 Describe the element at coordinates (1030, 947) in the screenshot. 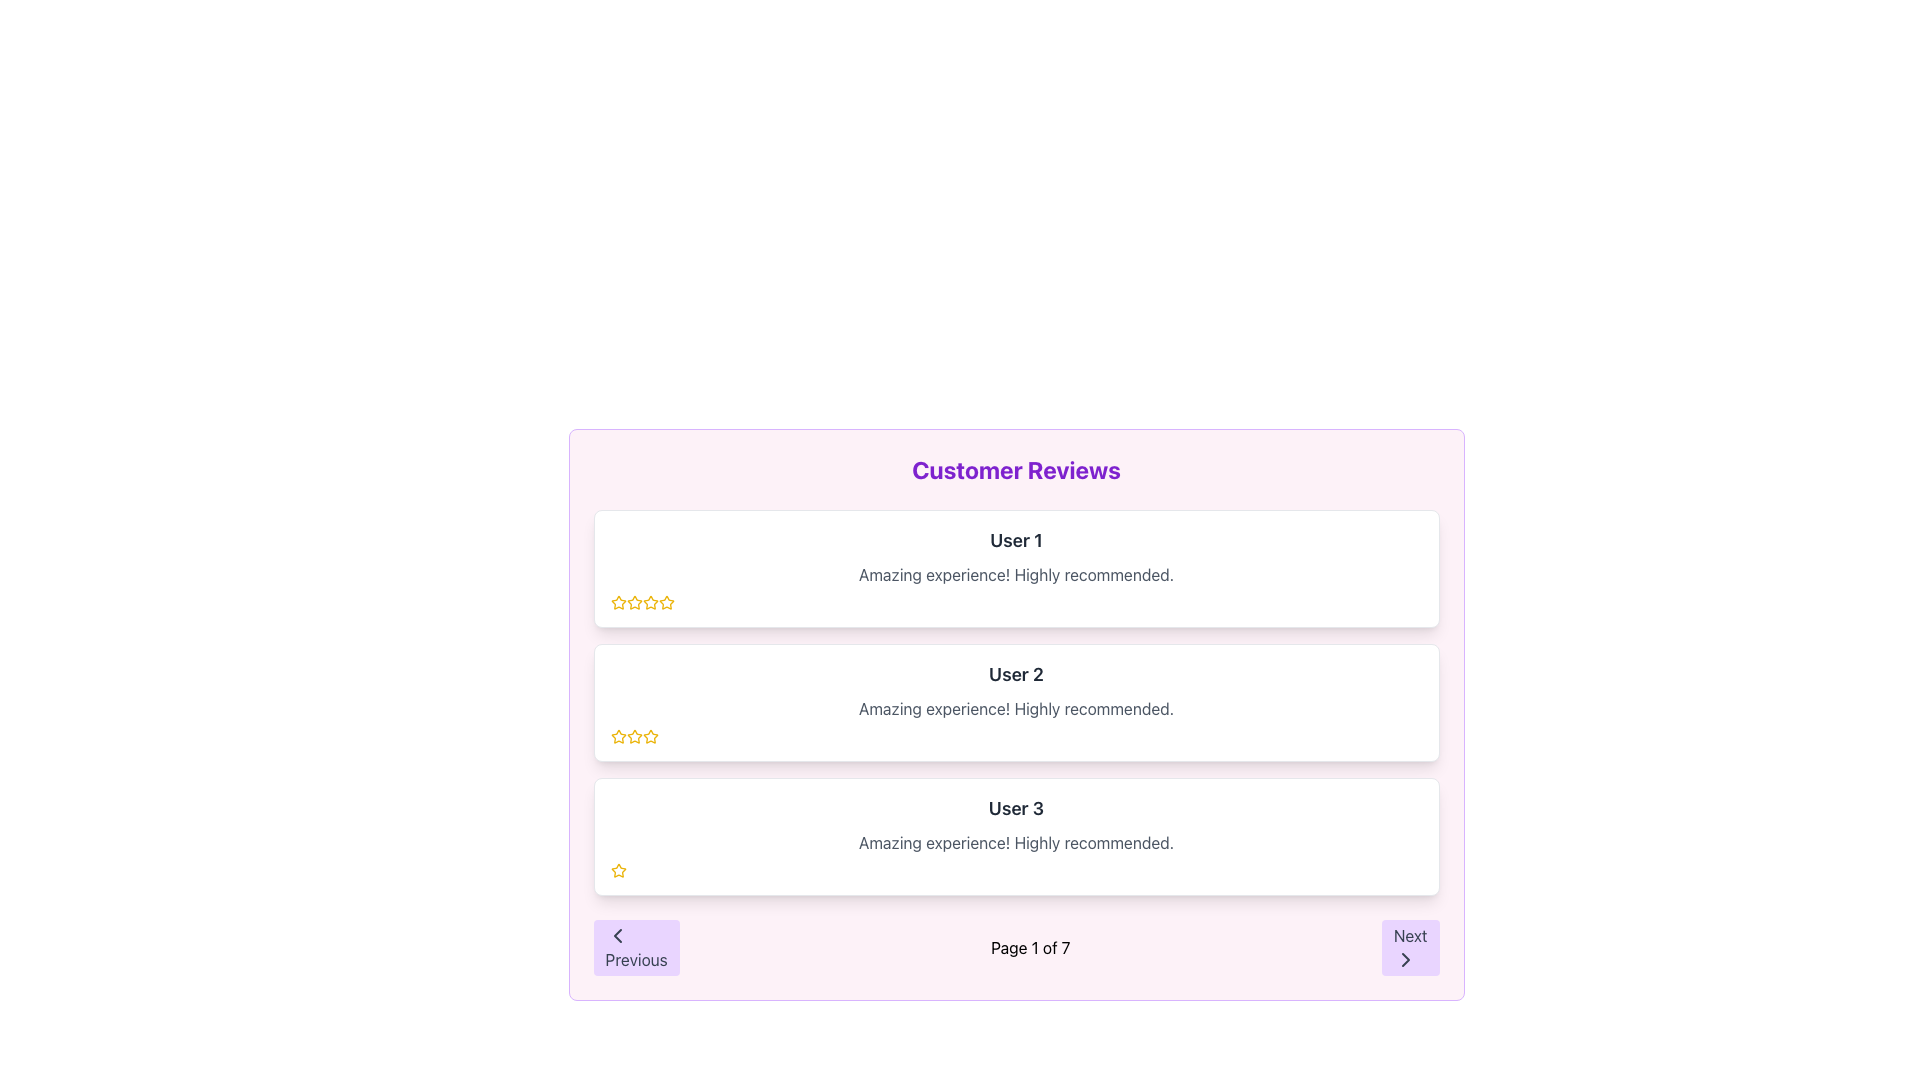

I see `the Static Text Label that displays the current page number and total pages in the pagination bar, located at the center of the pagination bar` at that location.